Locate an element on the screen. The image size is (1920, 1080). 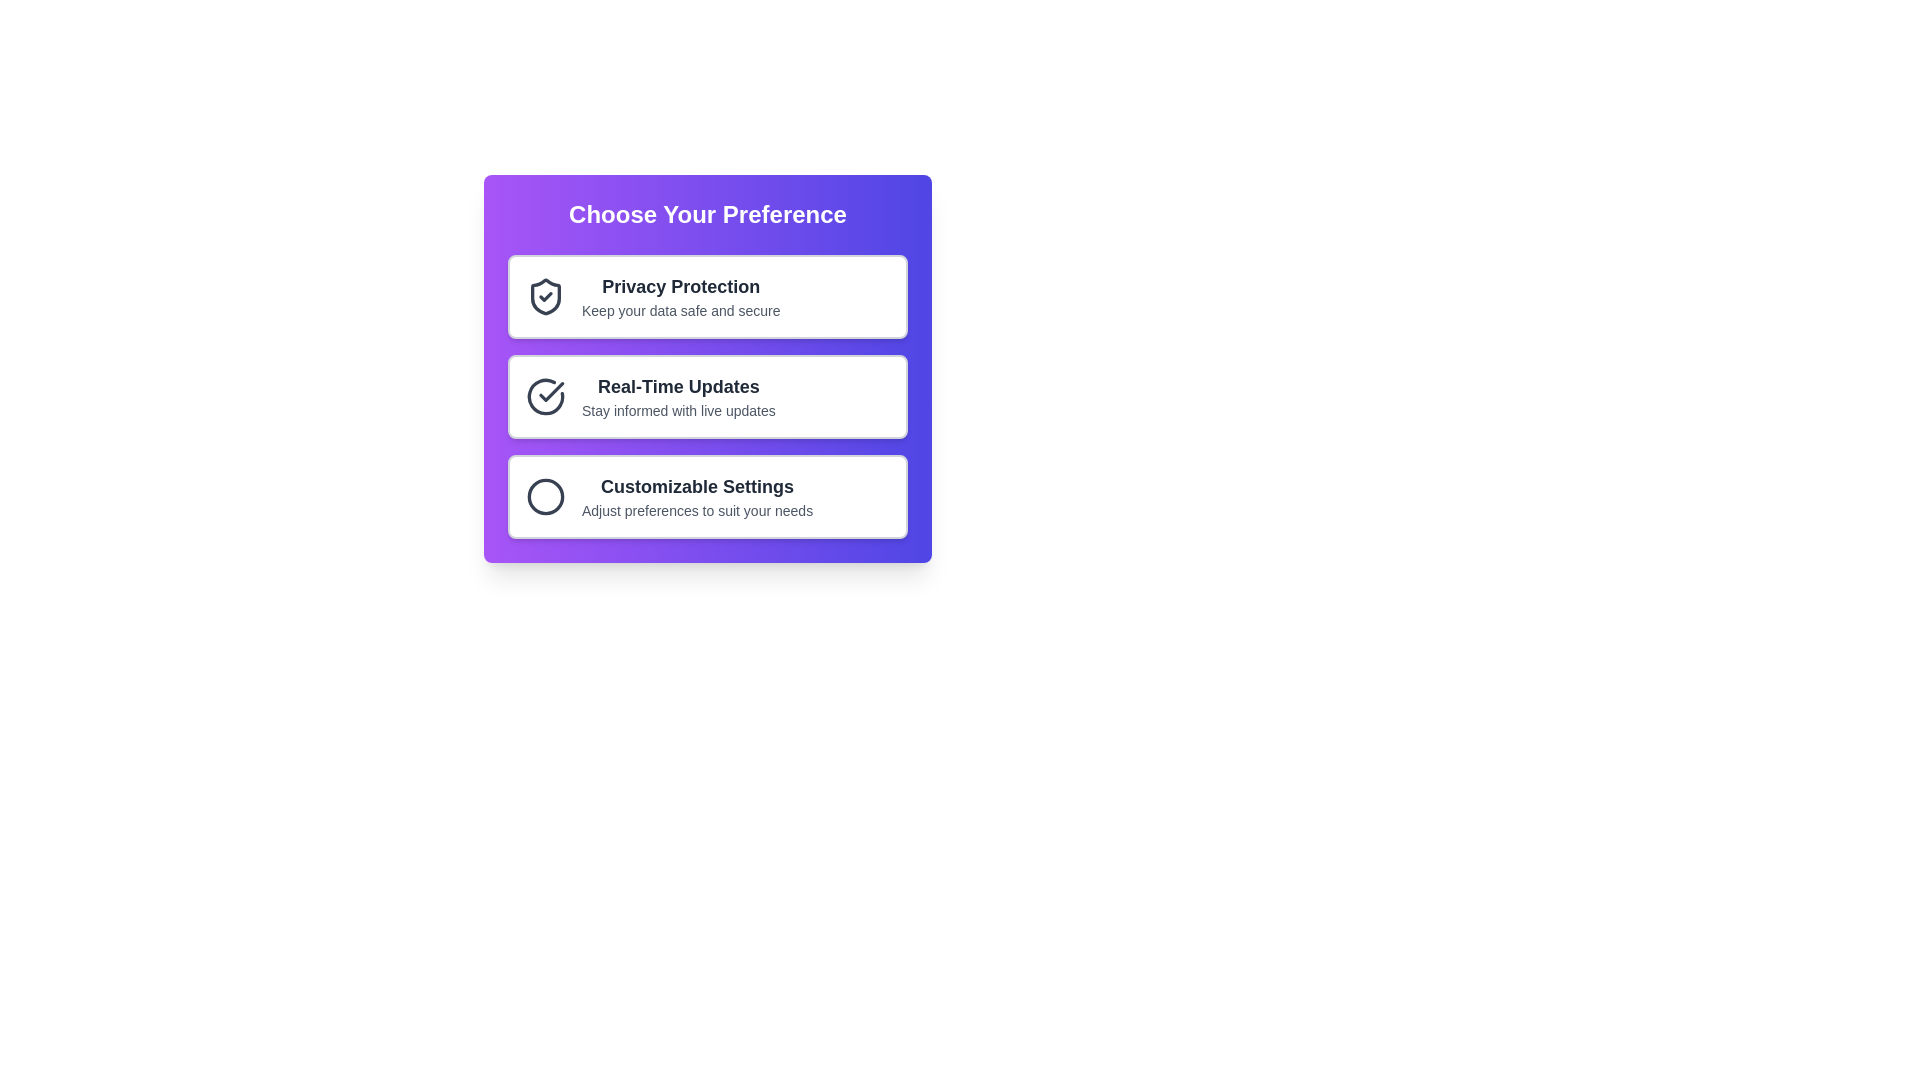
the descriptive text element located directly beneath the 'Privacy Protection' title, which explains the purpose of the associated option is located at coordinates (681, 311).